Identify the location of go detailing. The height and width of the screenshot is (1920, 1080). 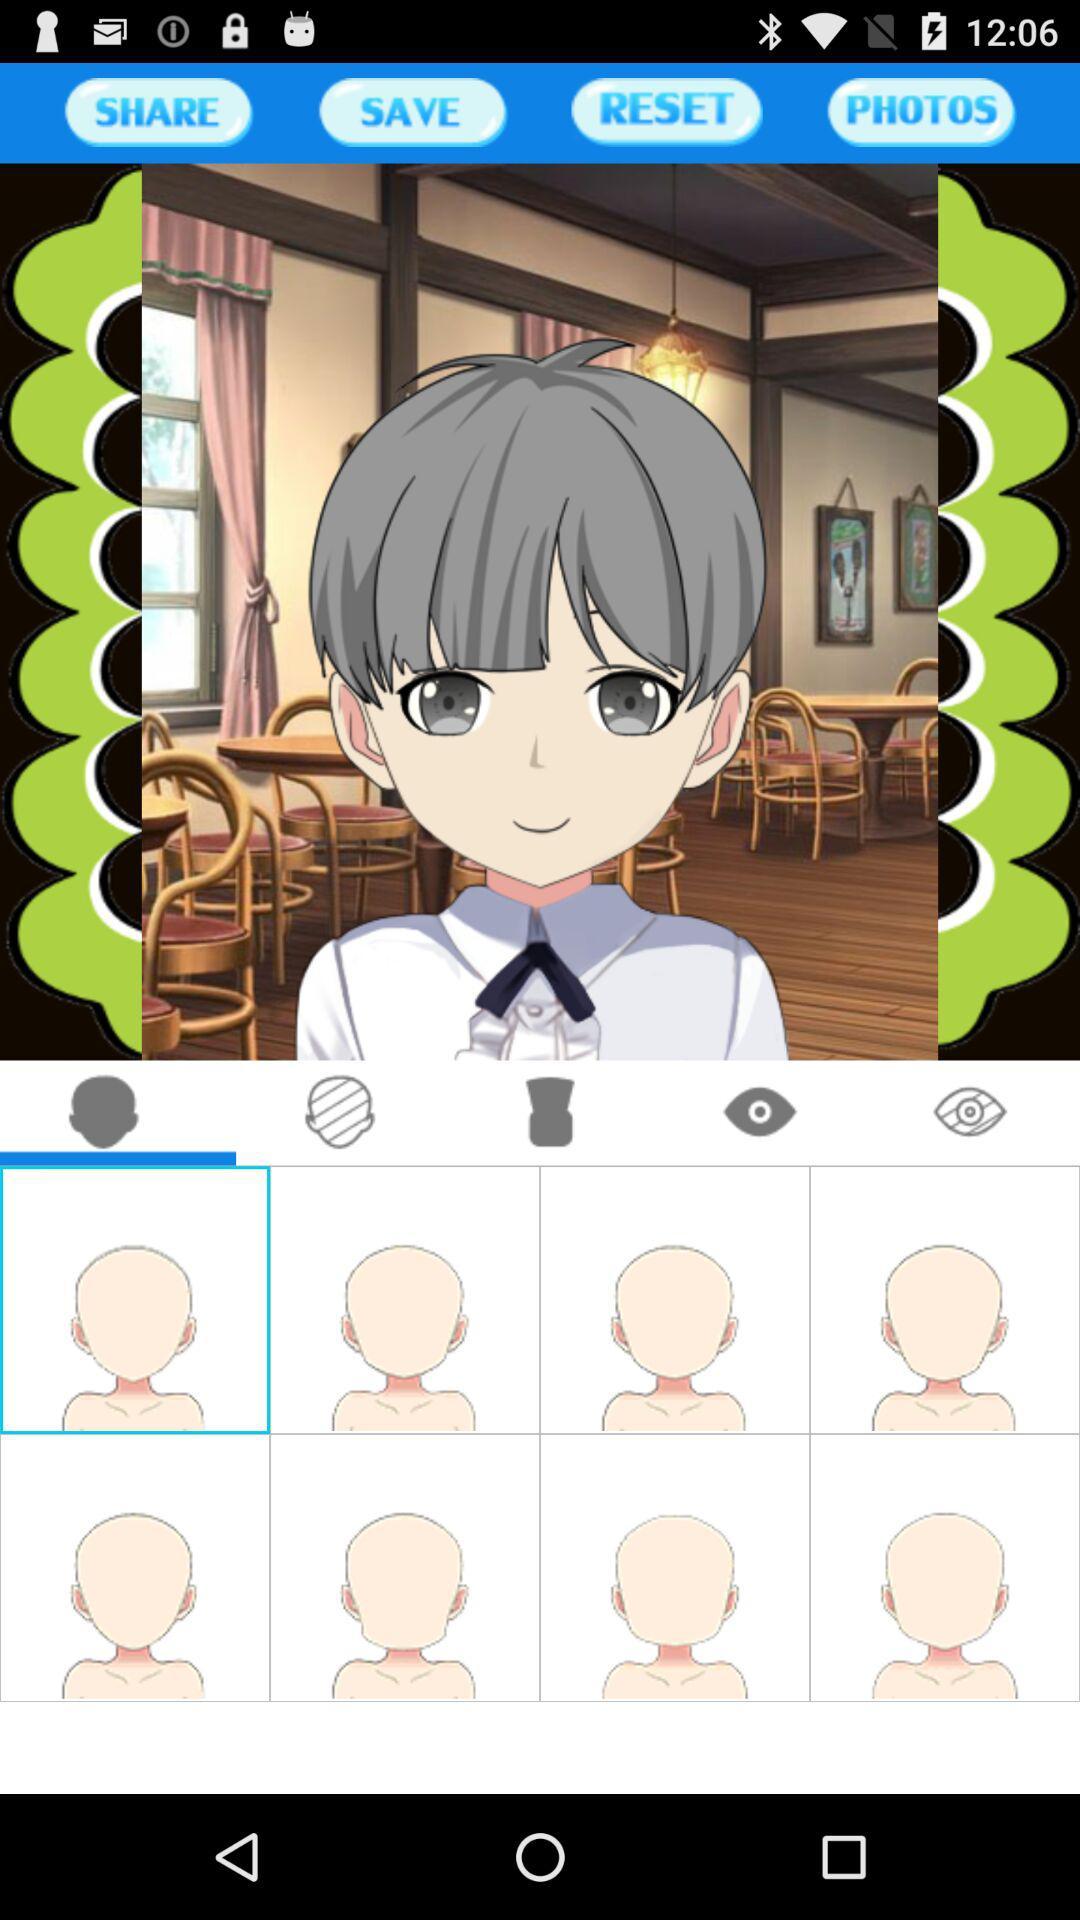
(551, 1112).